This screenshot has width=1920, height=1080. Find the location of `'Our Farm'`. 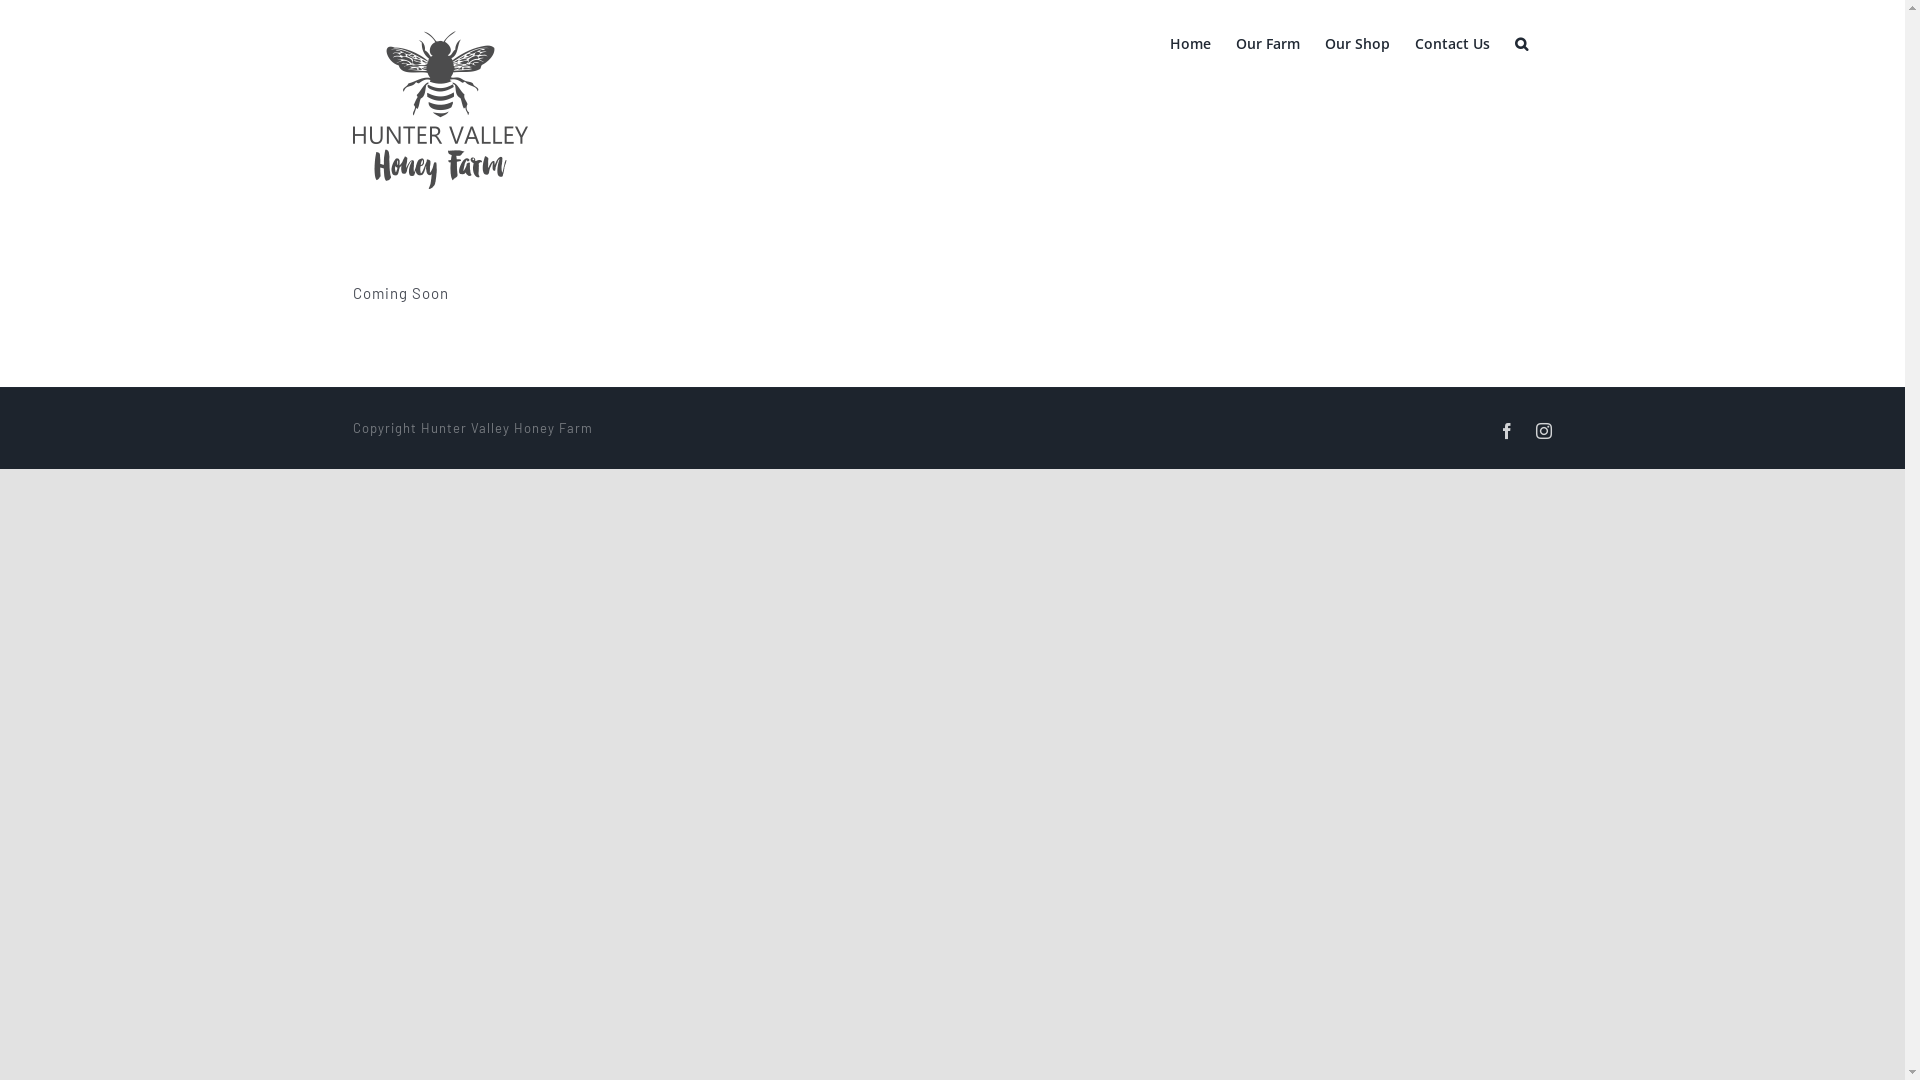

'Our Farm' is located at coordinates (1235, 42).